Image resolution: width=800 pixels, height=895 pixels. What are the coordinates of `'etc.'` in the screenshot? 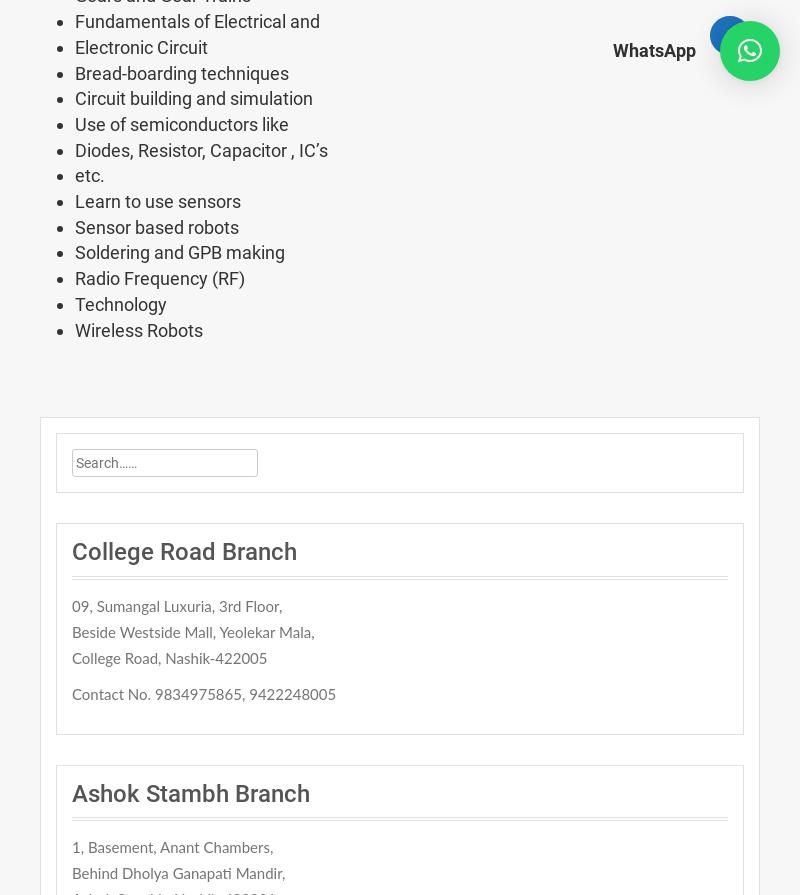 It's located at (90, 175).